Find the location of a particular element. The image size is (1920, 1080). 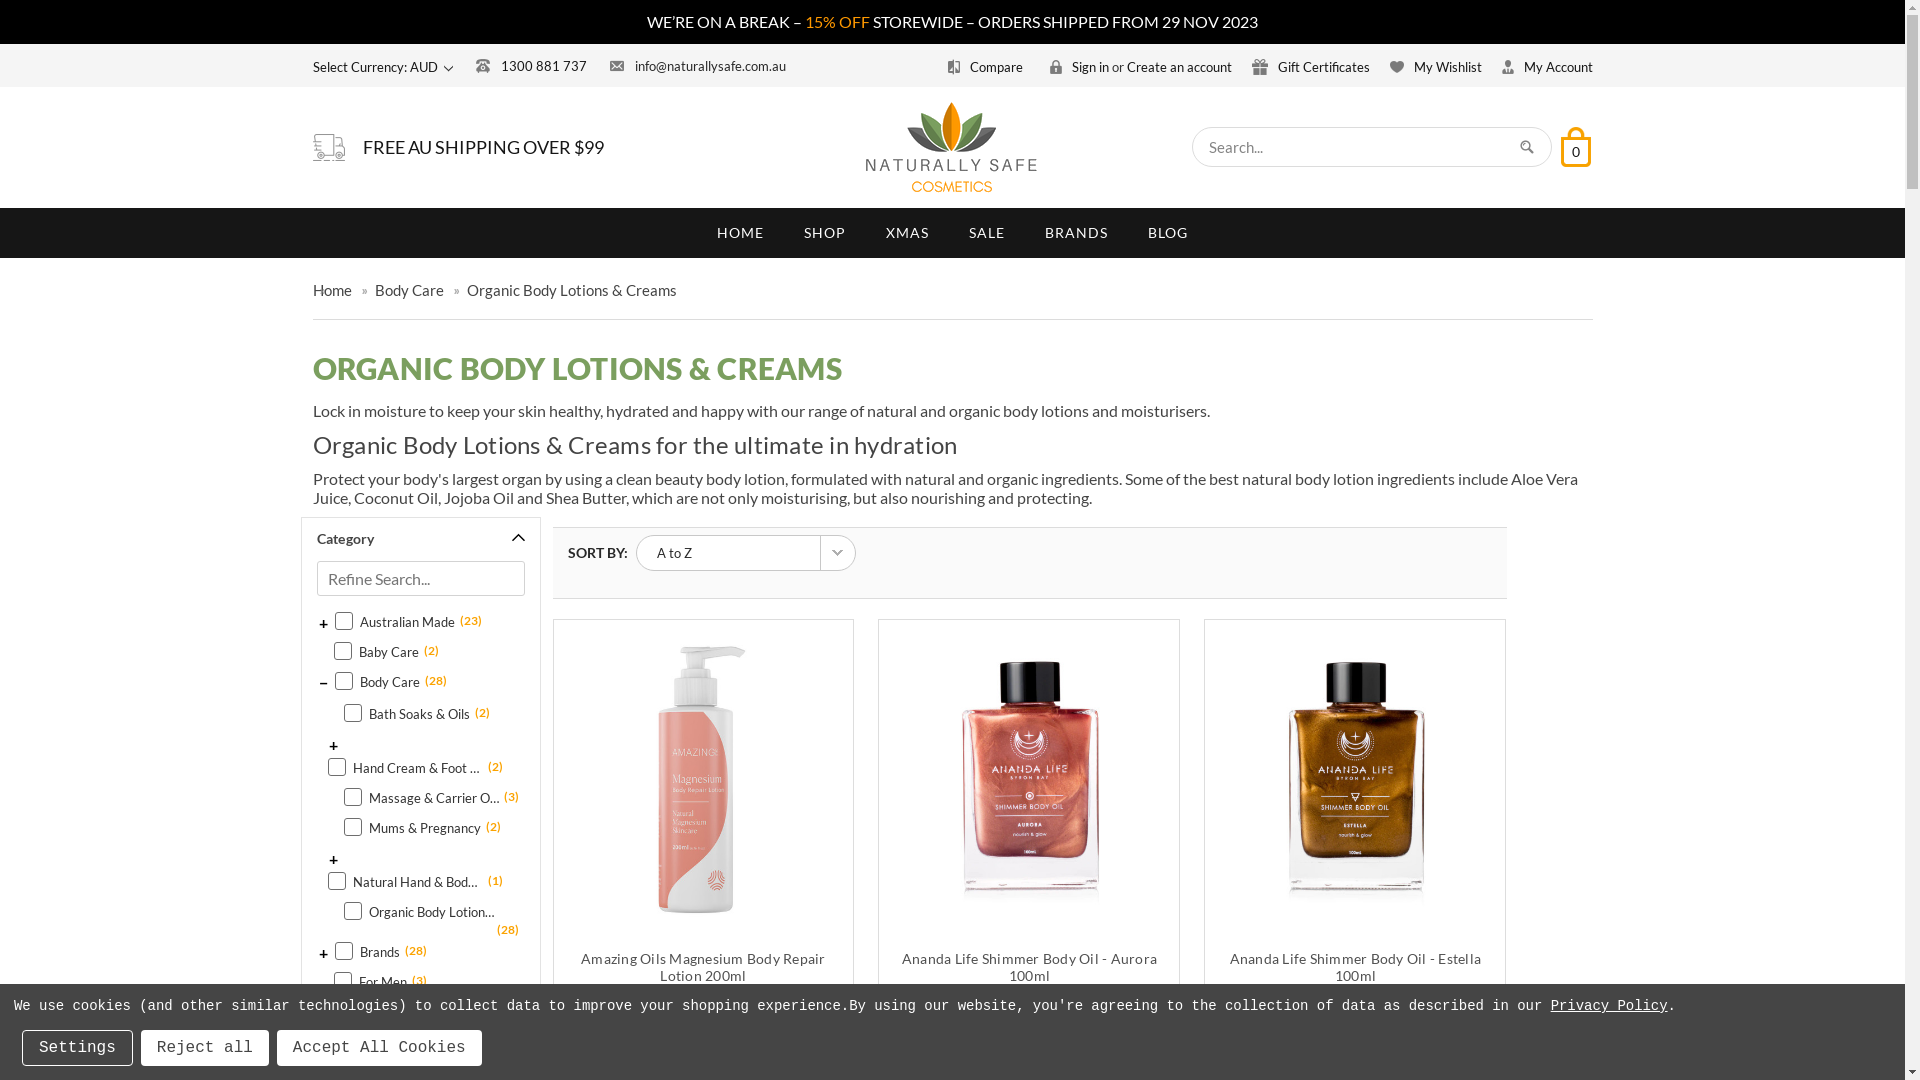

'Accept All Cookies' is located at coordinates (379, 1047).